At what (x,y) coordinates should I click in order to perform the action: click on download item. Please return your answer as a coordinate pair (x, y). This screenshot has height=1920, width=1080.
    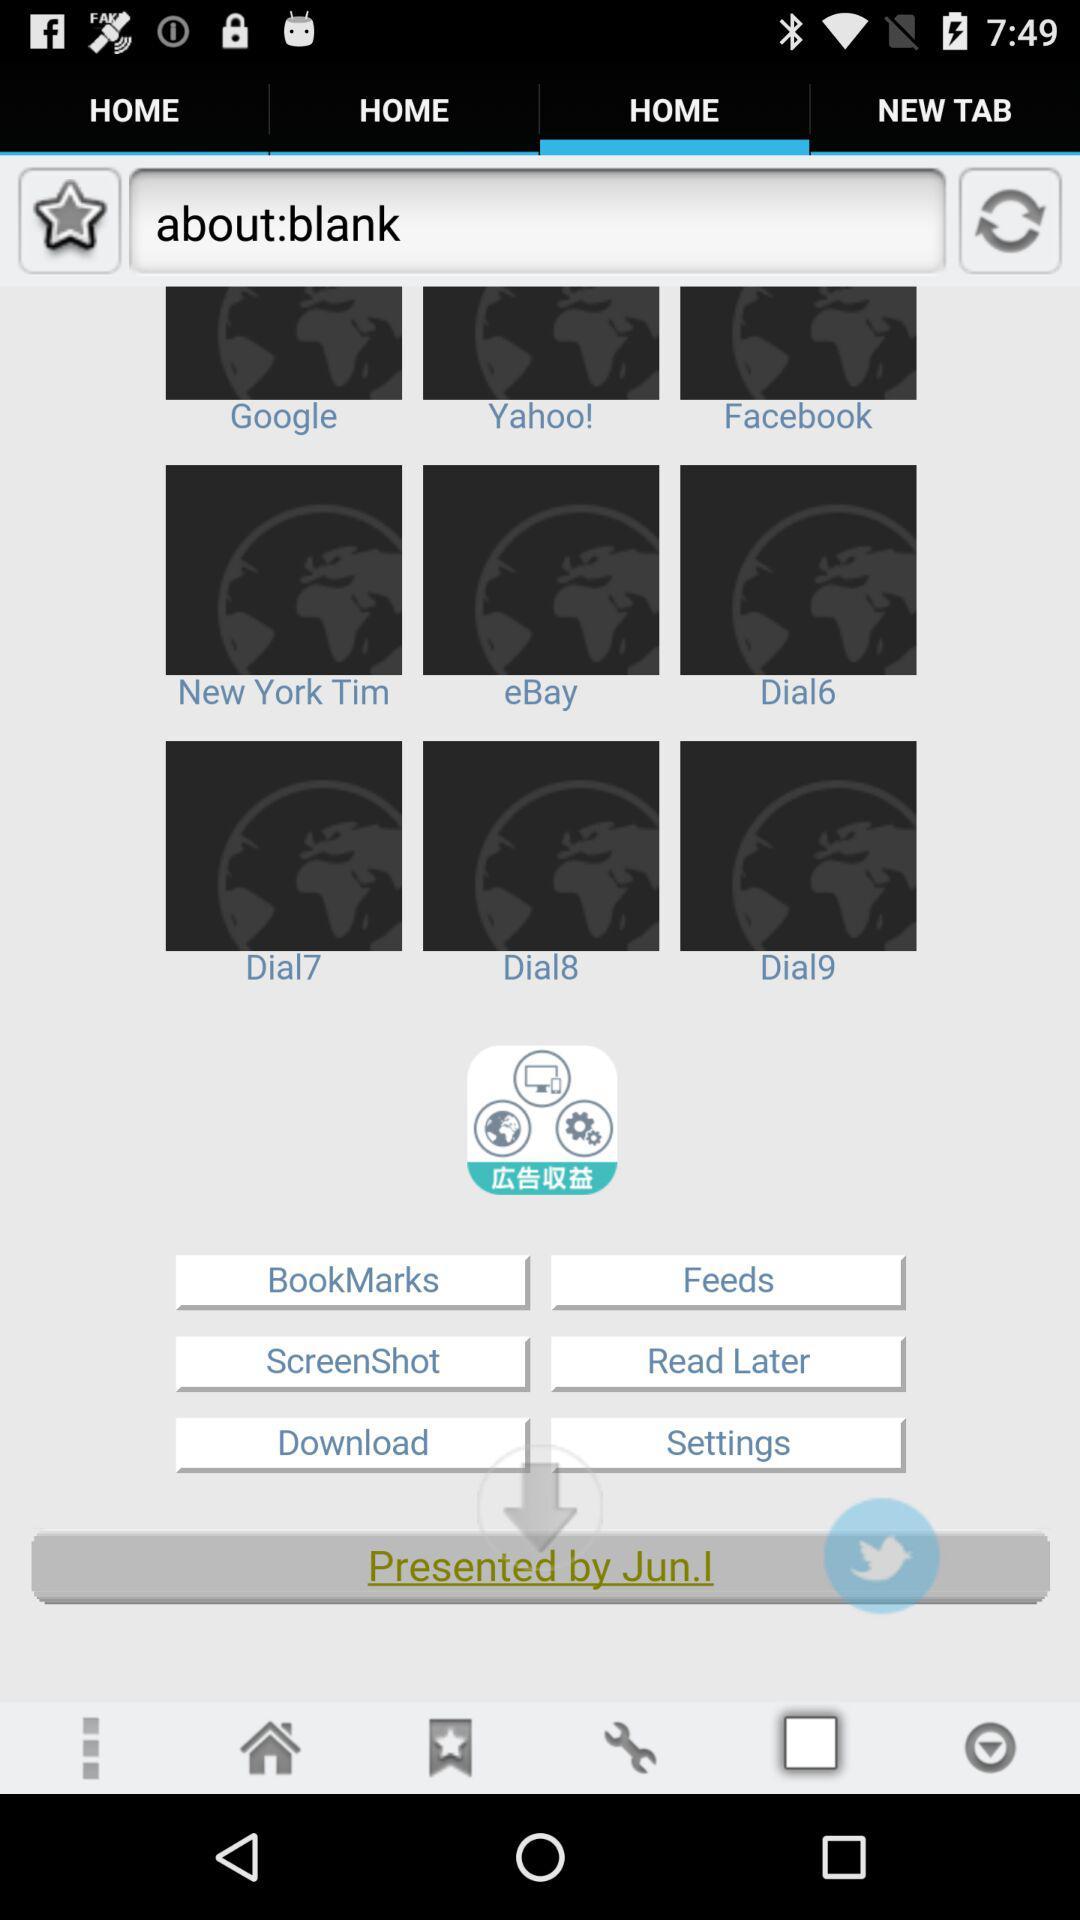
    Looking at the image, I should click on (540, 1507).